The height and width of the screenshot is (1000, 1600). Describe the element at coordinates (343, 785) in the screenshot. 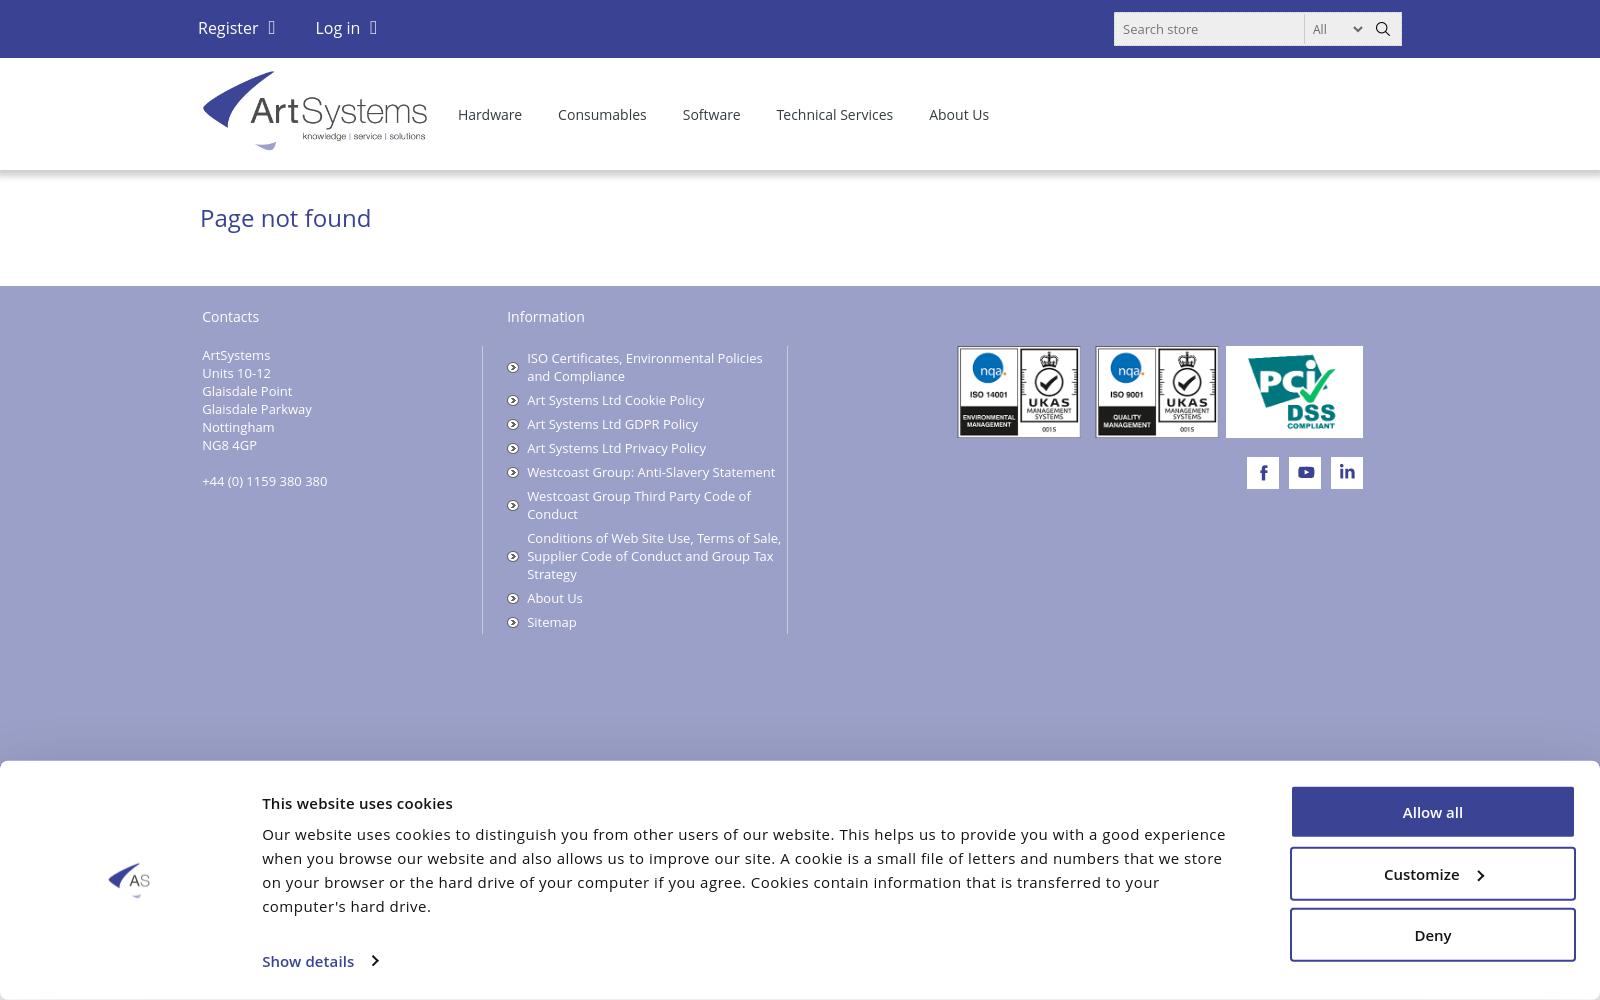

I see `'Copyright © 2023 ArtSystems Store. All rights reserved.'` at that location.